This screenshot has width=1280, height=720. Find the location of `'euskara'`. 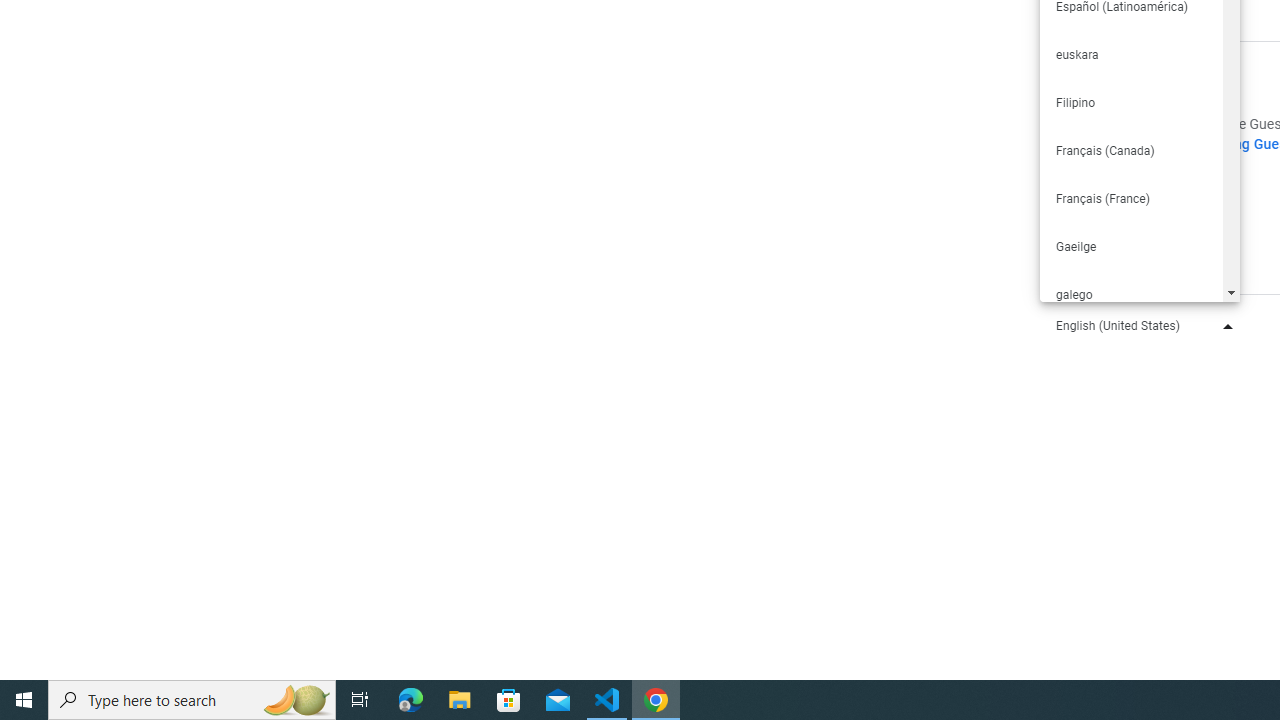

'euskara' is located at coordinates (1130, 54).